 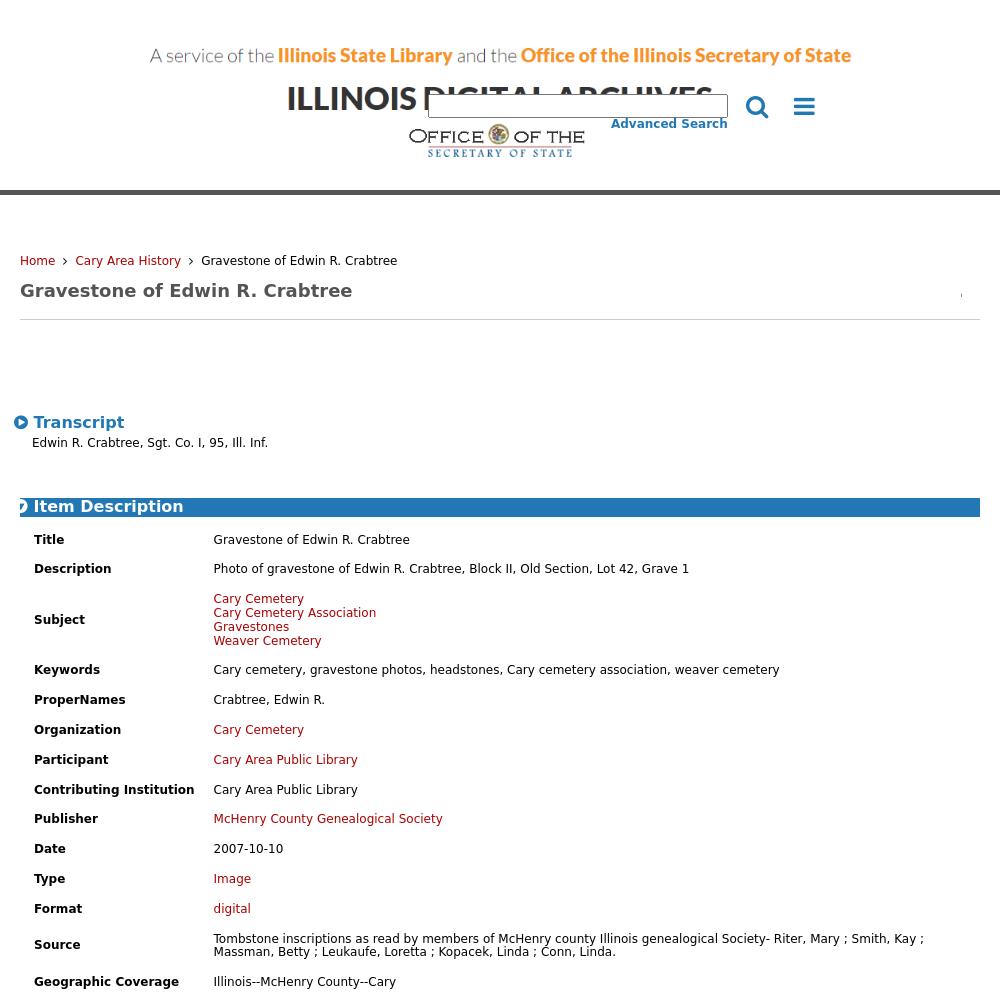 I want to click on 'Contributing Institution', so click(x=113, y=789).